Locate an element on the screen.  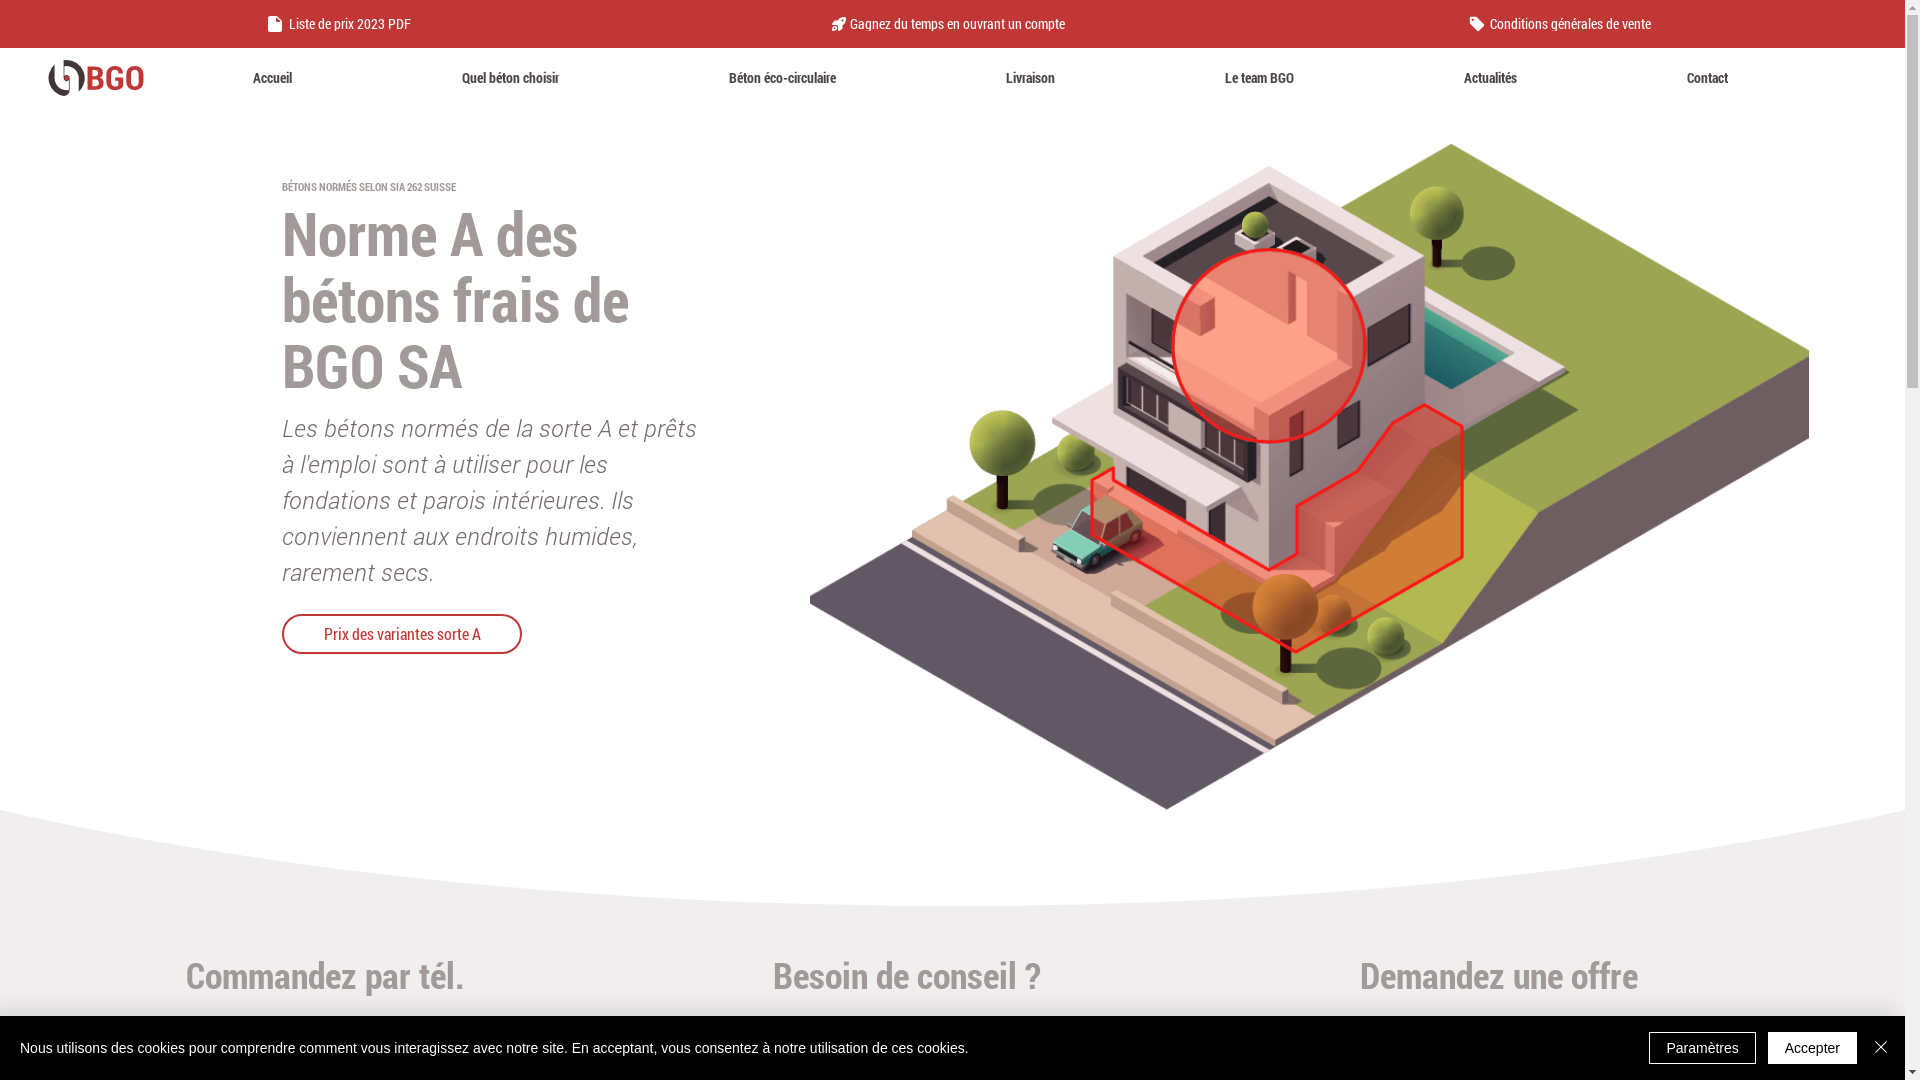
'Contact' is located at coordinates (1706, 76).